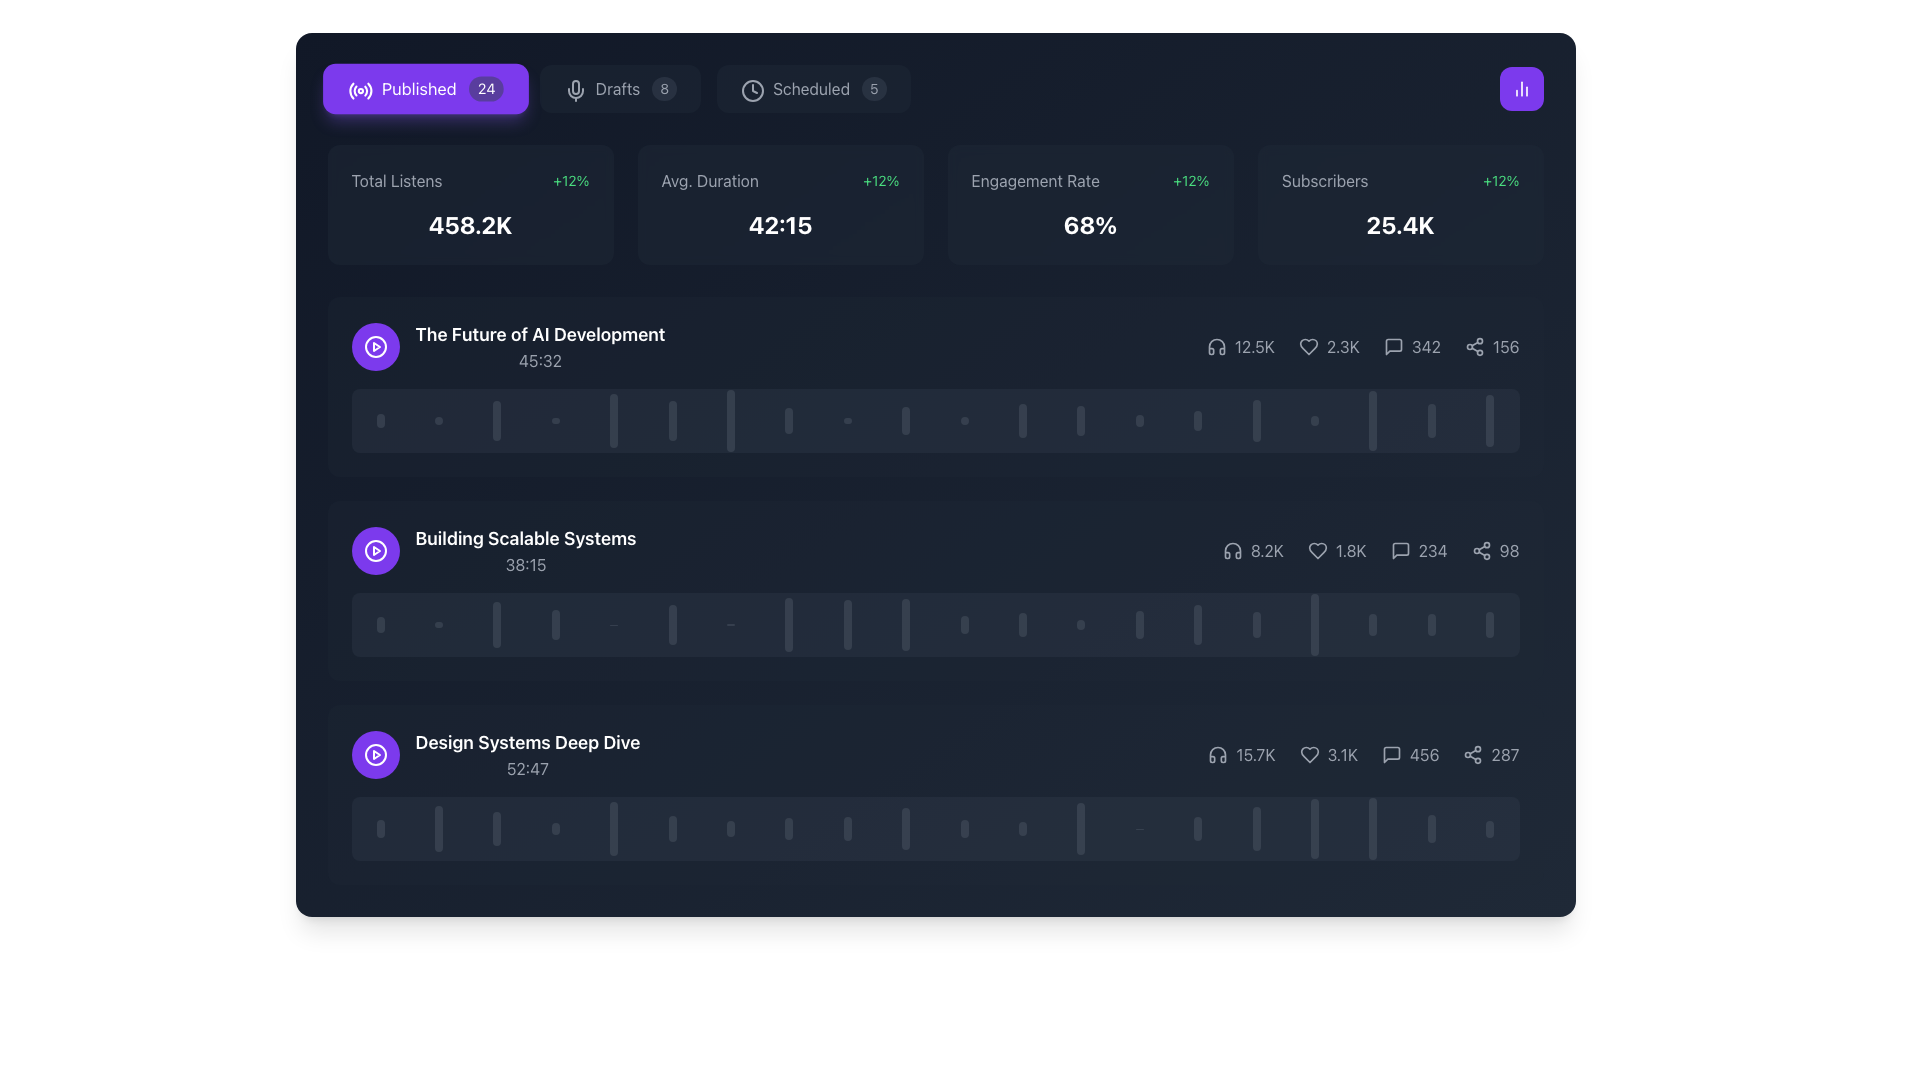 The width and height of the screenshot is (1920, 1080). Describe the element at coordinates (1430, 829) in the screenshot. I see `the 19th vertical rounded rectangle progress bar element, which is gray and slightly opaque, located in the bottom section of the interface` at that location.